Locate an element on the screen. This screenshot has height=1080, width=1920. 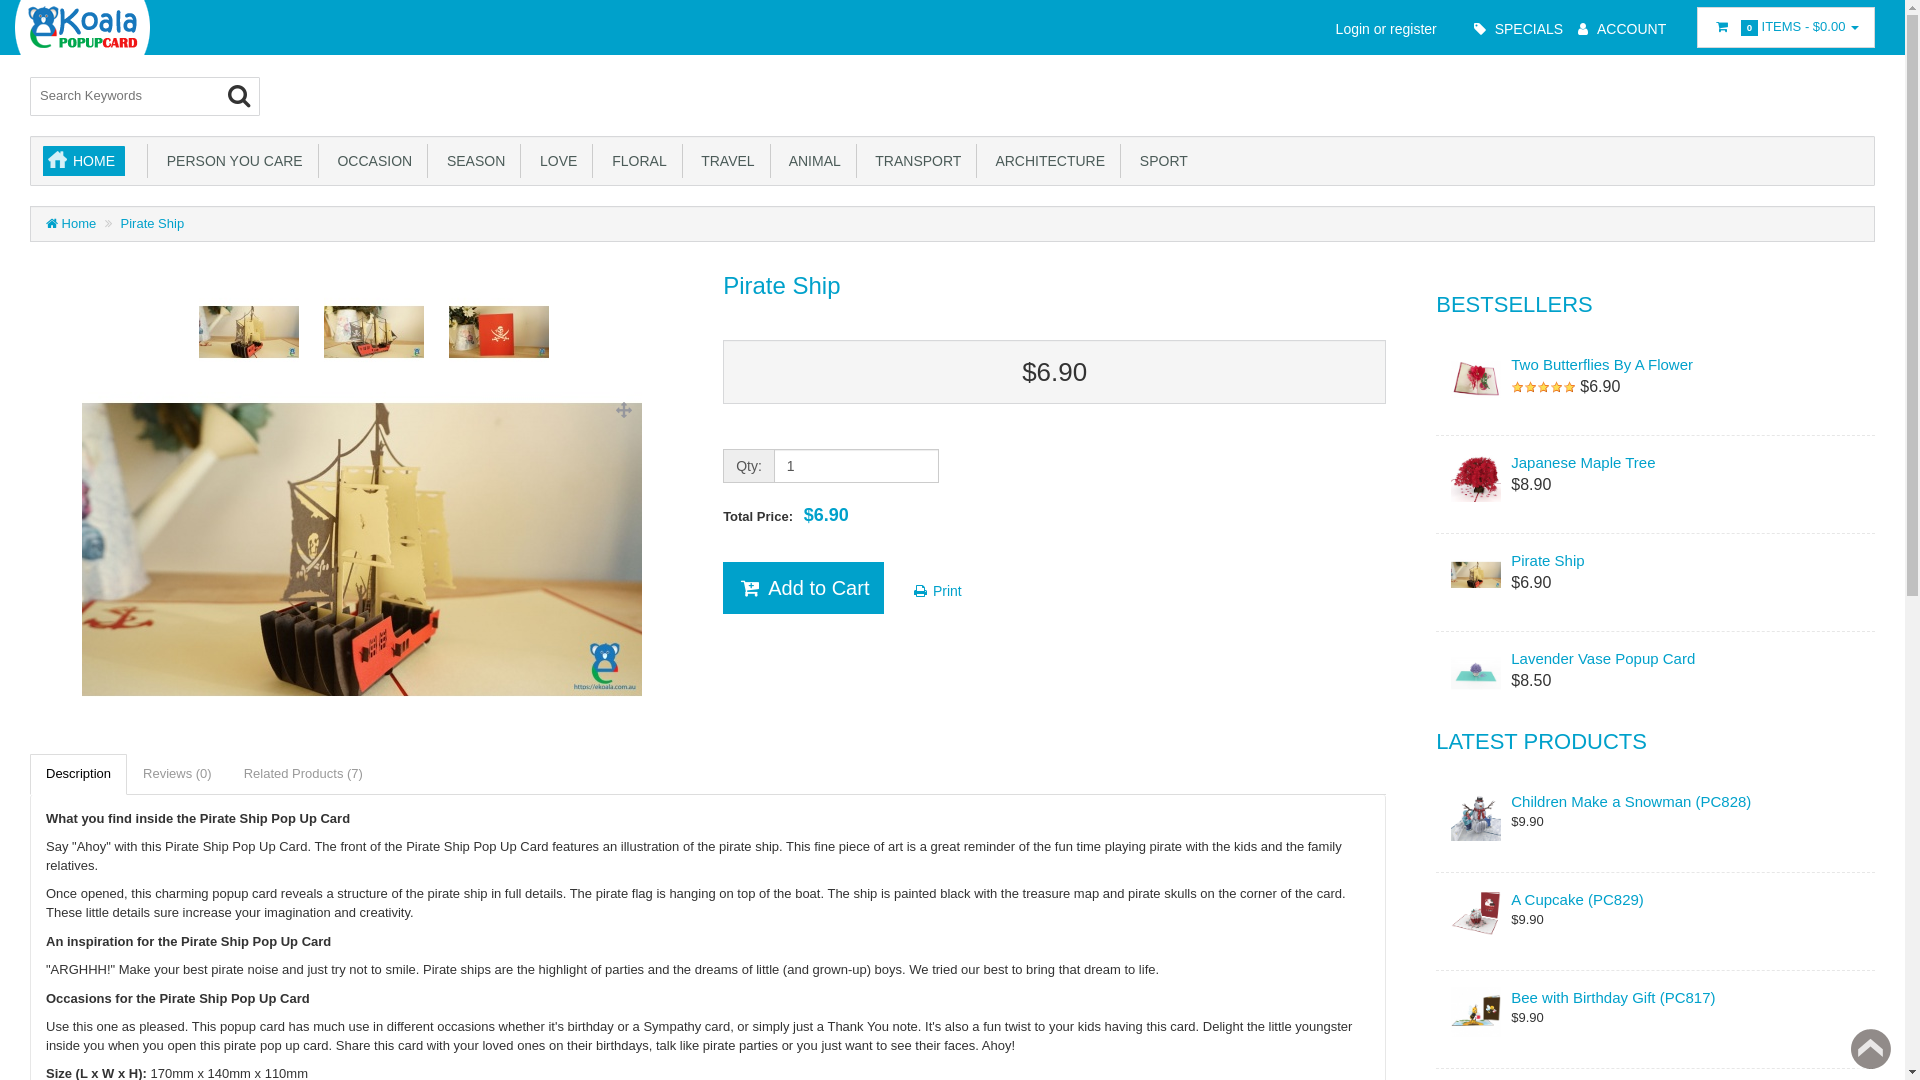
' ACCOUNT' is located at coordinates (1619, 29).